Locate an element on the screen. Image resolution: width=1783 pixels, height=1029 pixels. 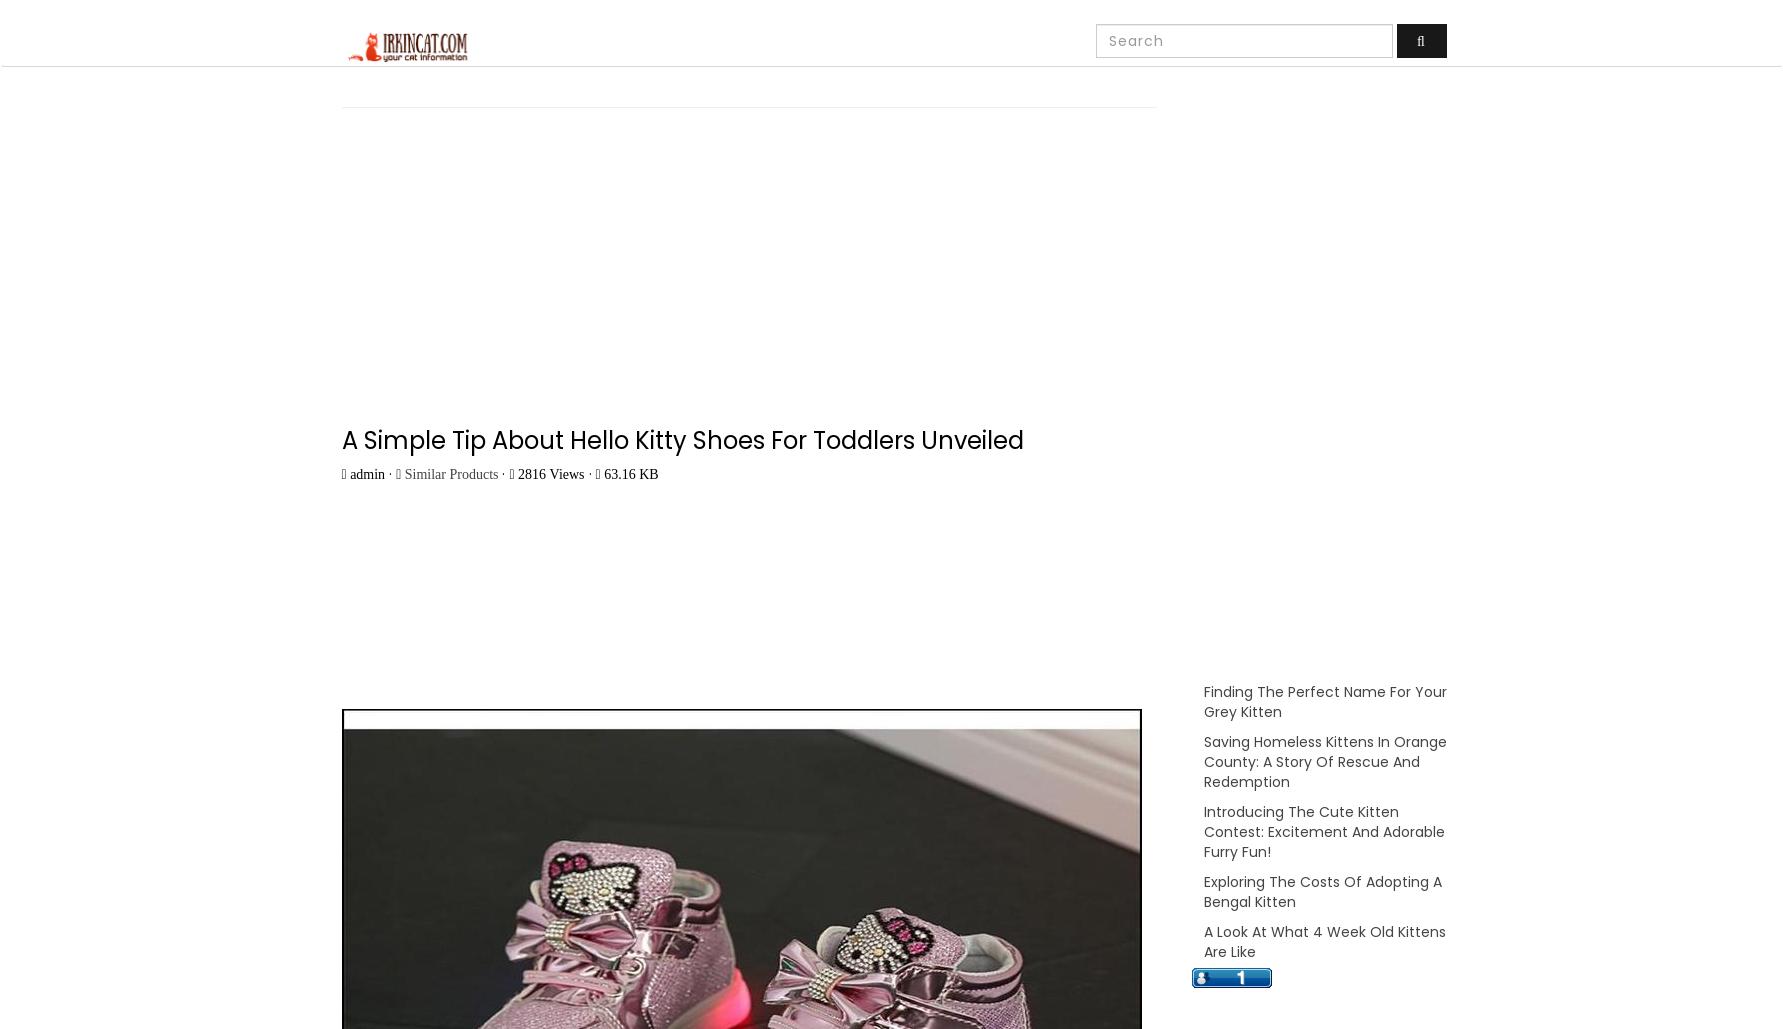
'Similar Products' is located at coordinates (450, 474).